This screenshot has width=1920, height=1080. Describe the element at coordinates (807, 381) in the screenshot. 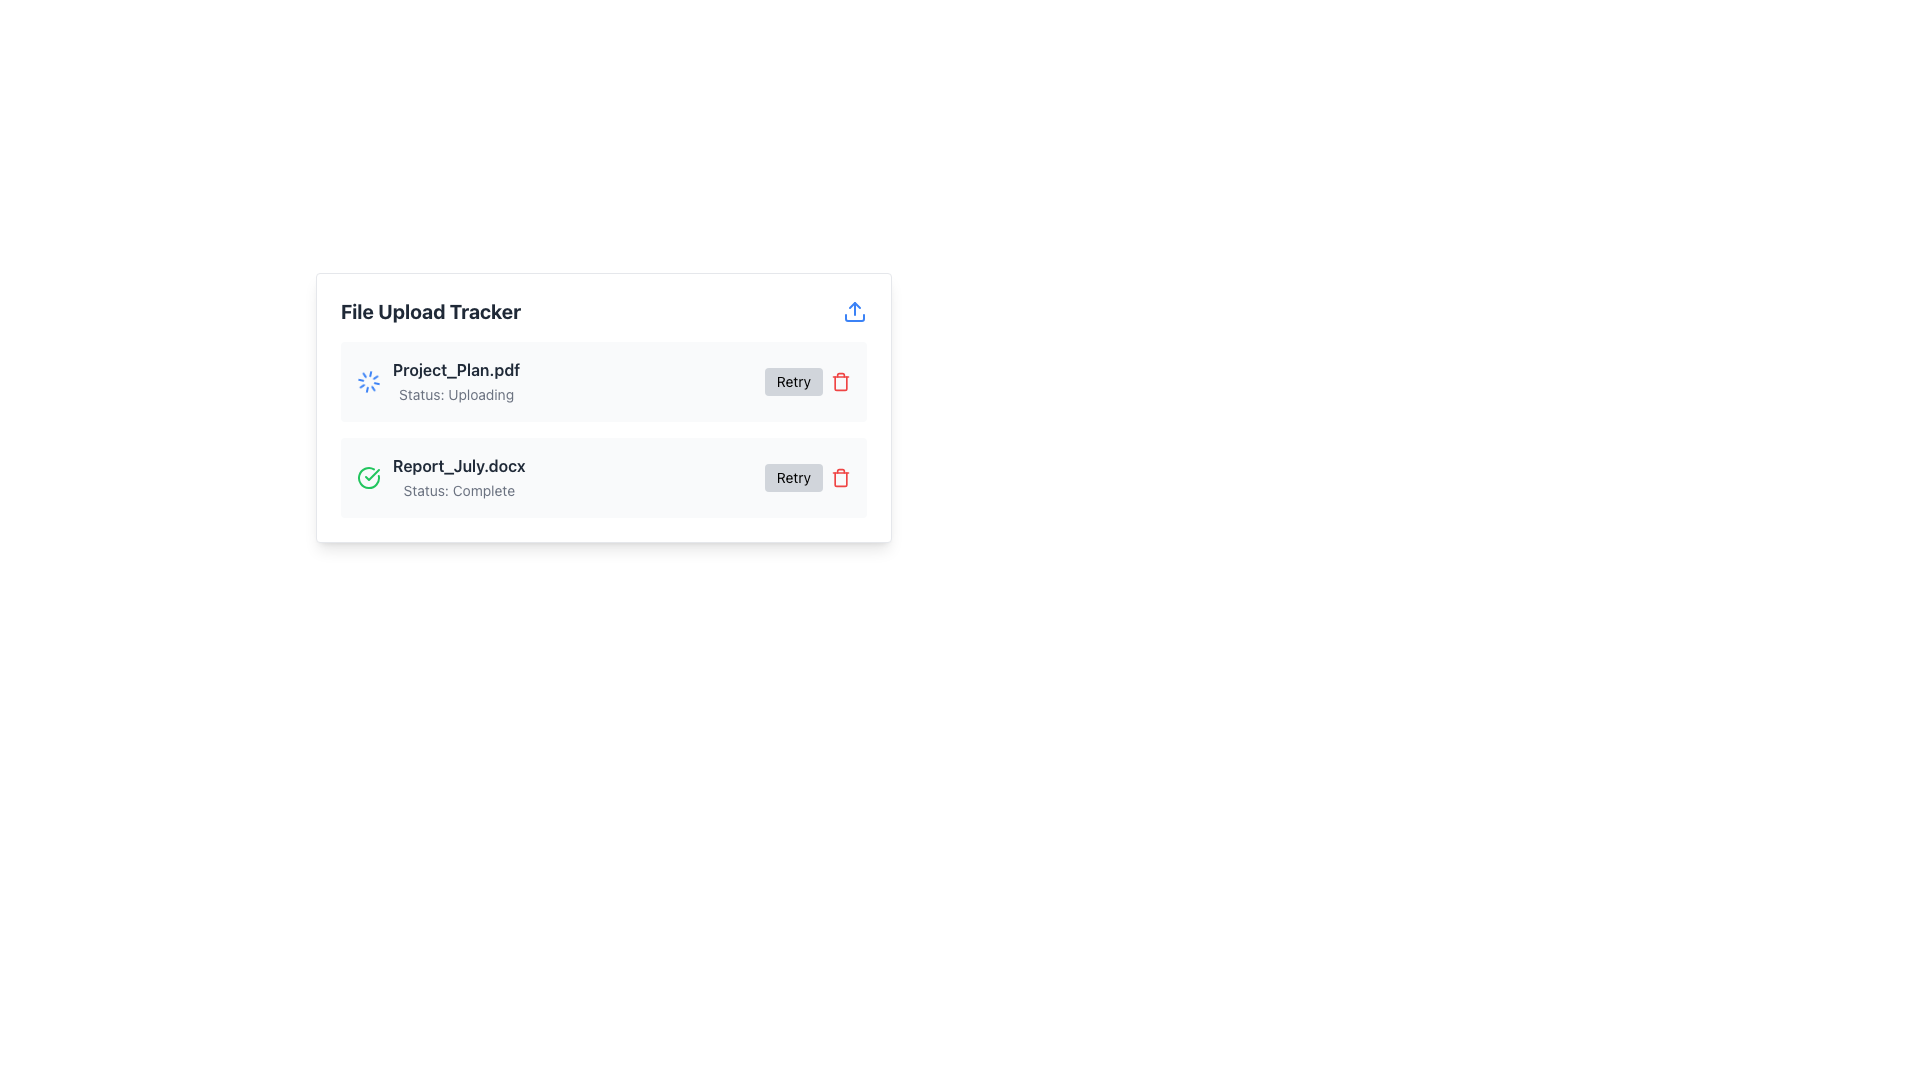

I see `the 'Retry' button, which has a light gray background and rounded corners, located next to a red trash icon in the upper file entry section for 'Project_Plan.pdf'` at that location.